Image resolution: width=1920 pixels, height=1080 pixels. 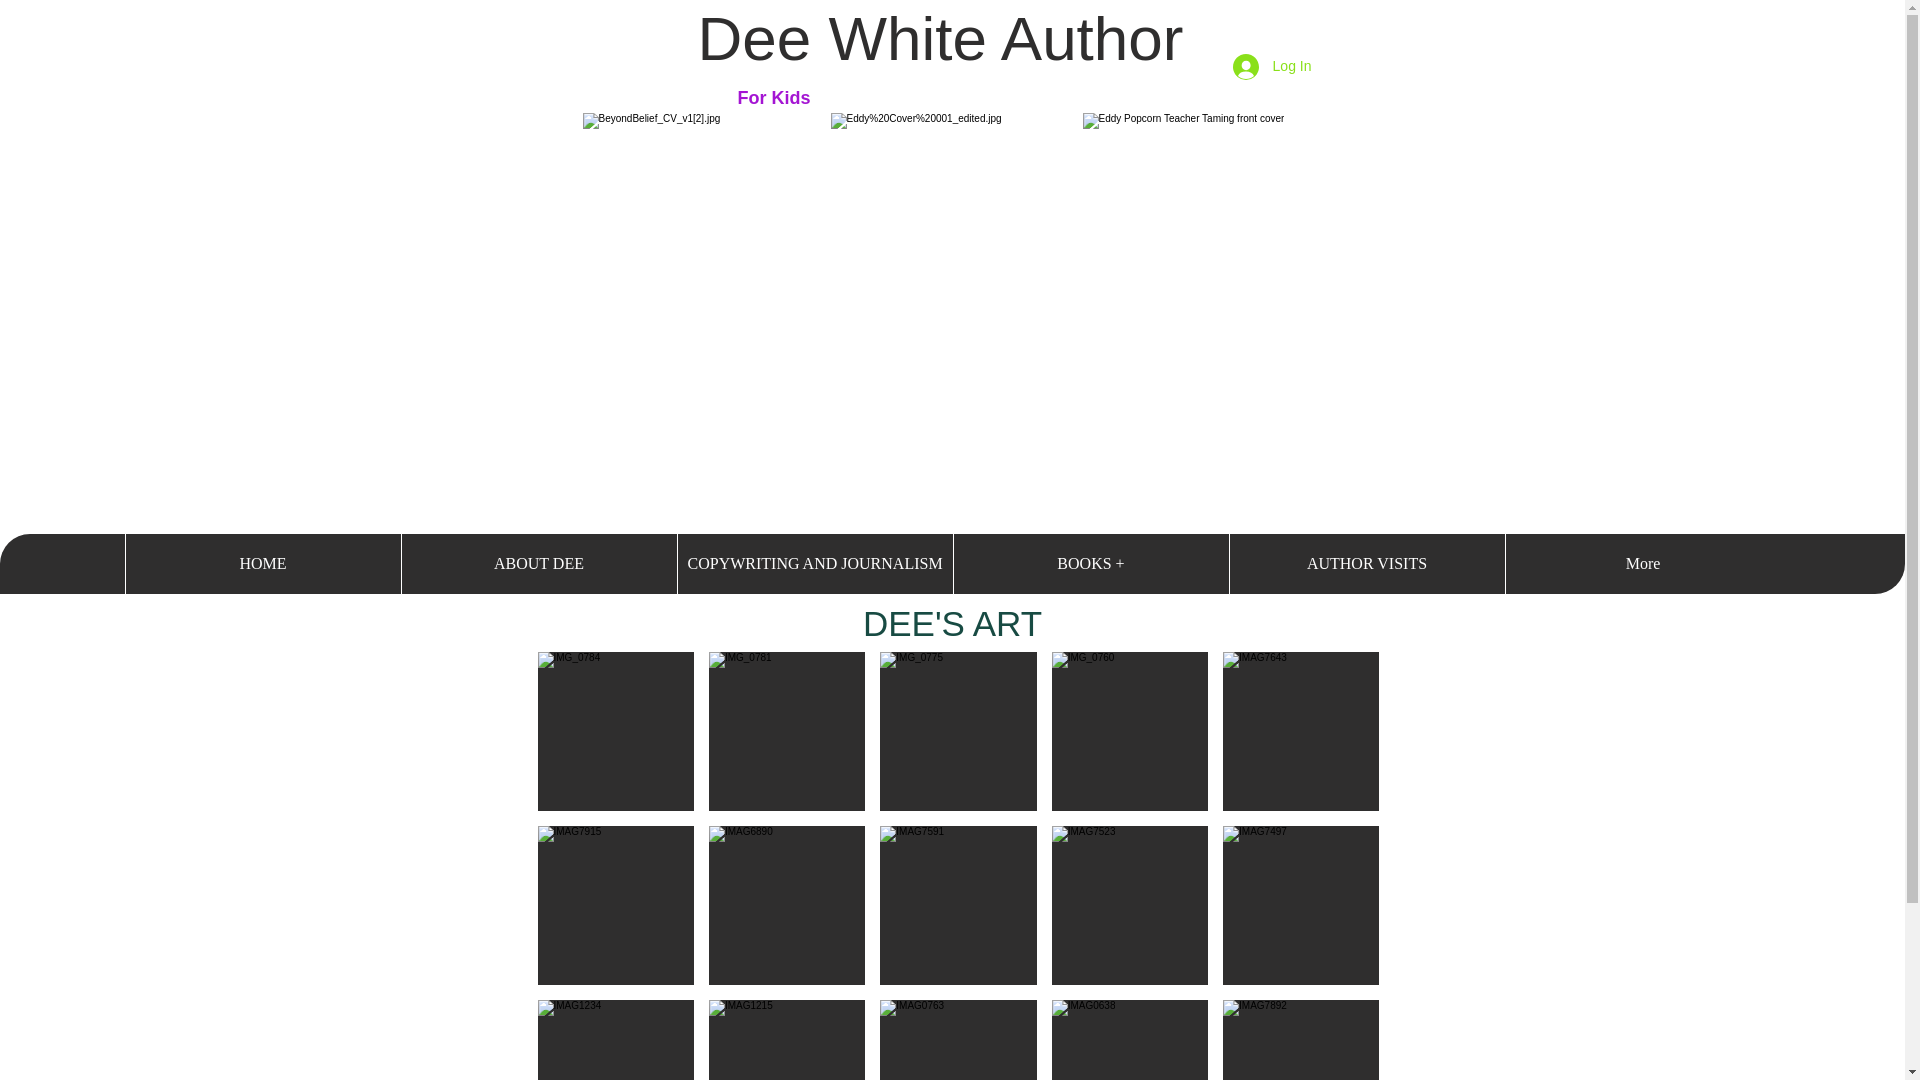 I want to click on 'HOME', so click(x=261, y=563).